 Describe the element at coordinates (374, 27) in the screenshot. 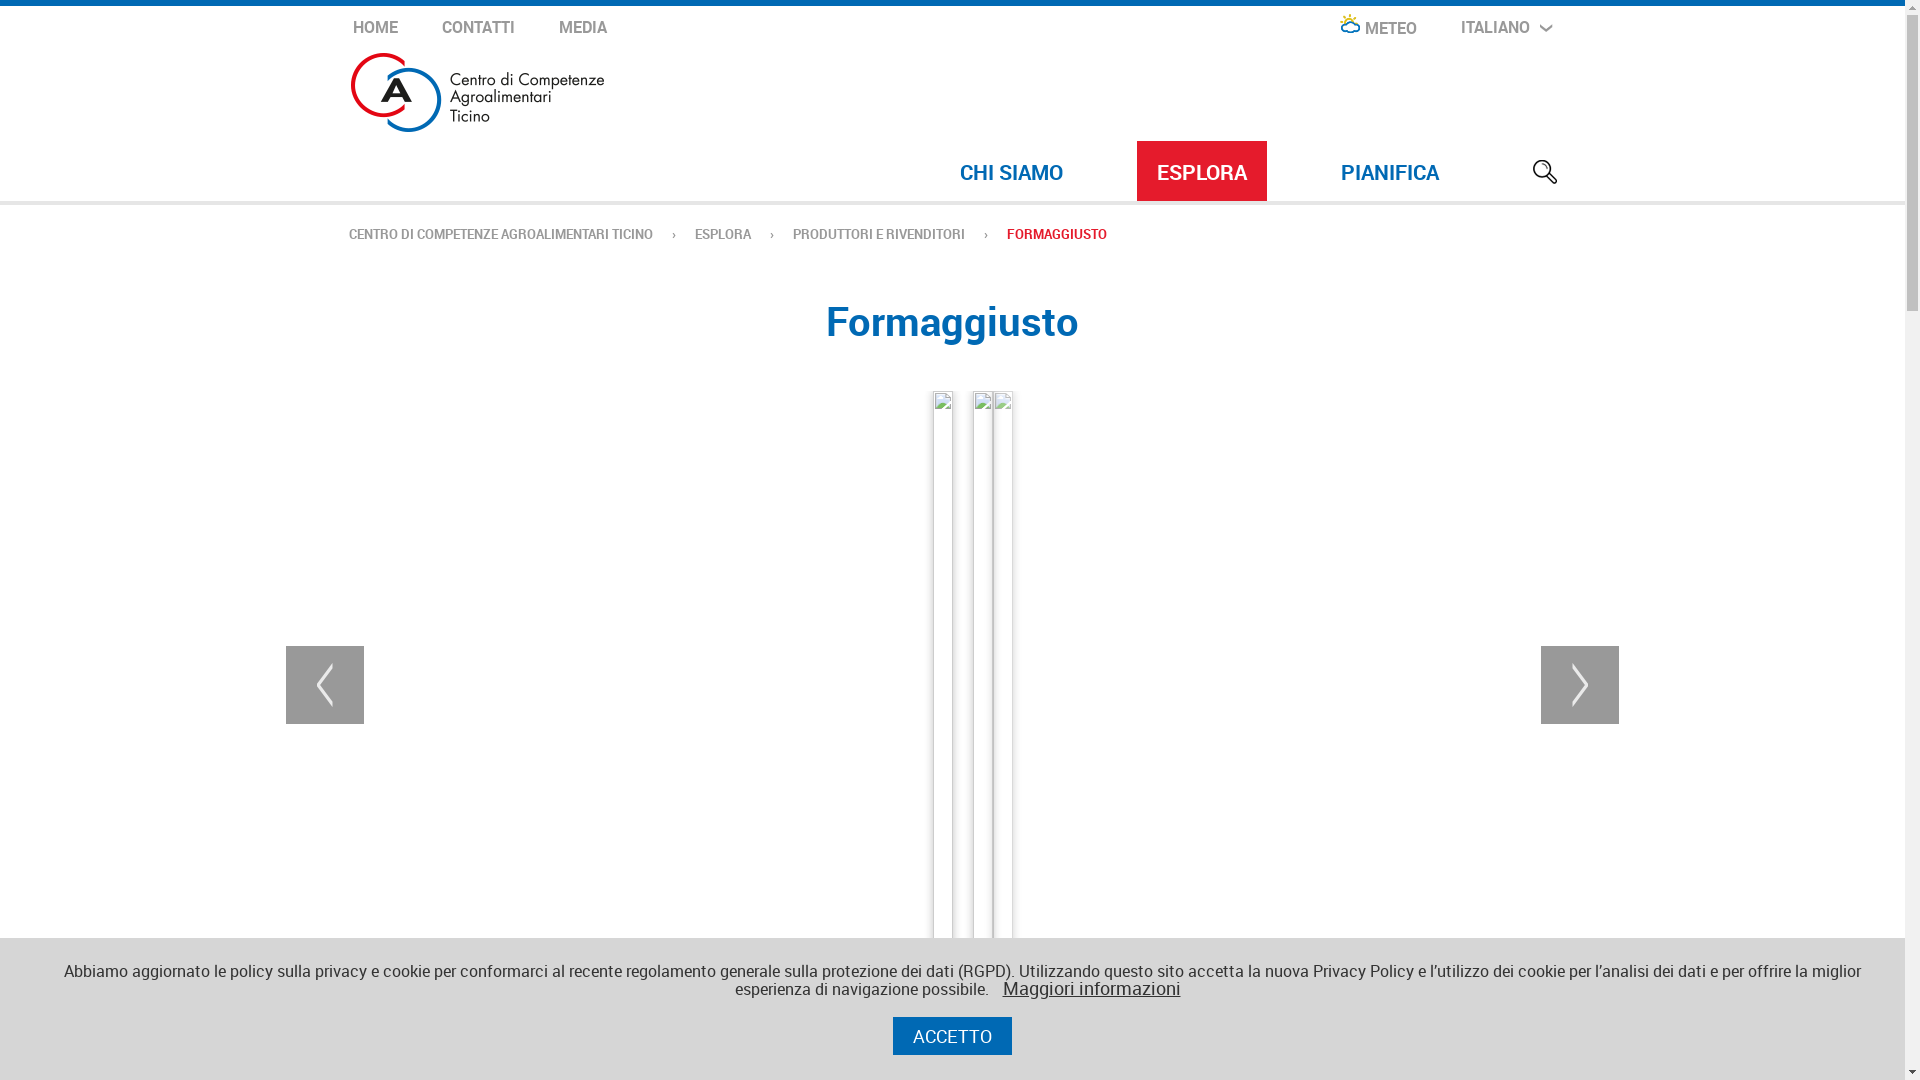

I see `'HOME'` at that location.